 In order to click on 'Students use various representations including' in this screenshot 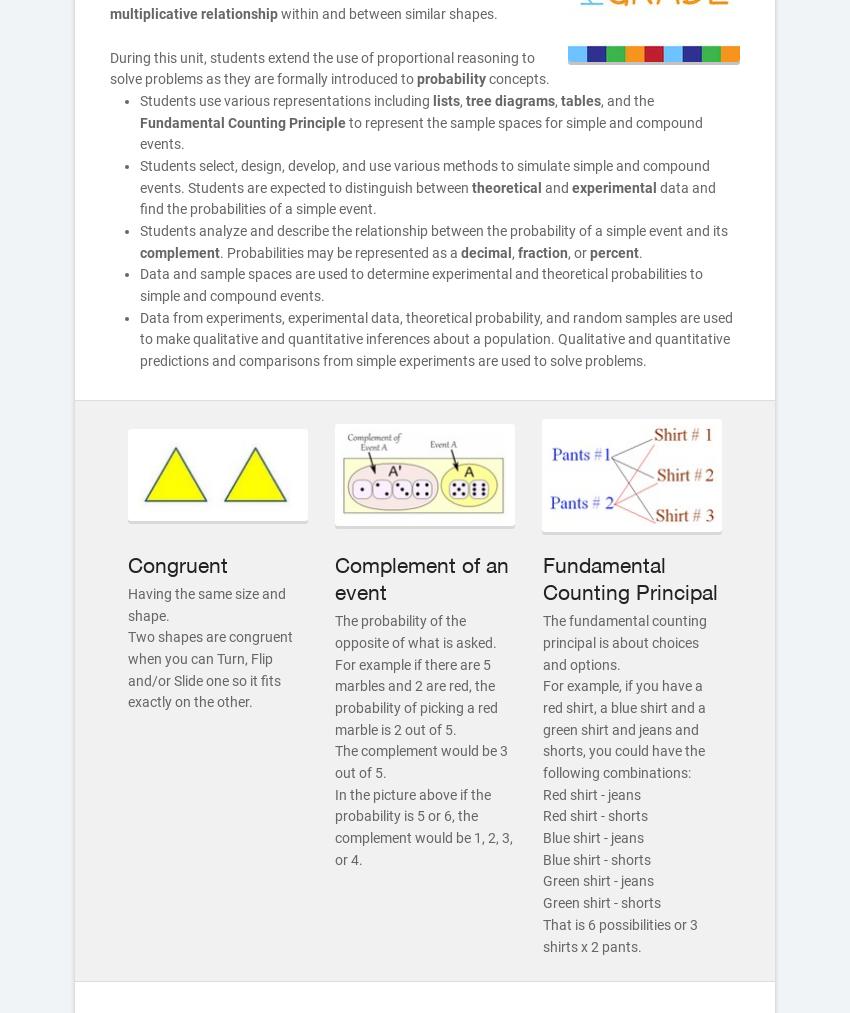, I will do `click(139, 98)`.